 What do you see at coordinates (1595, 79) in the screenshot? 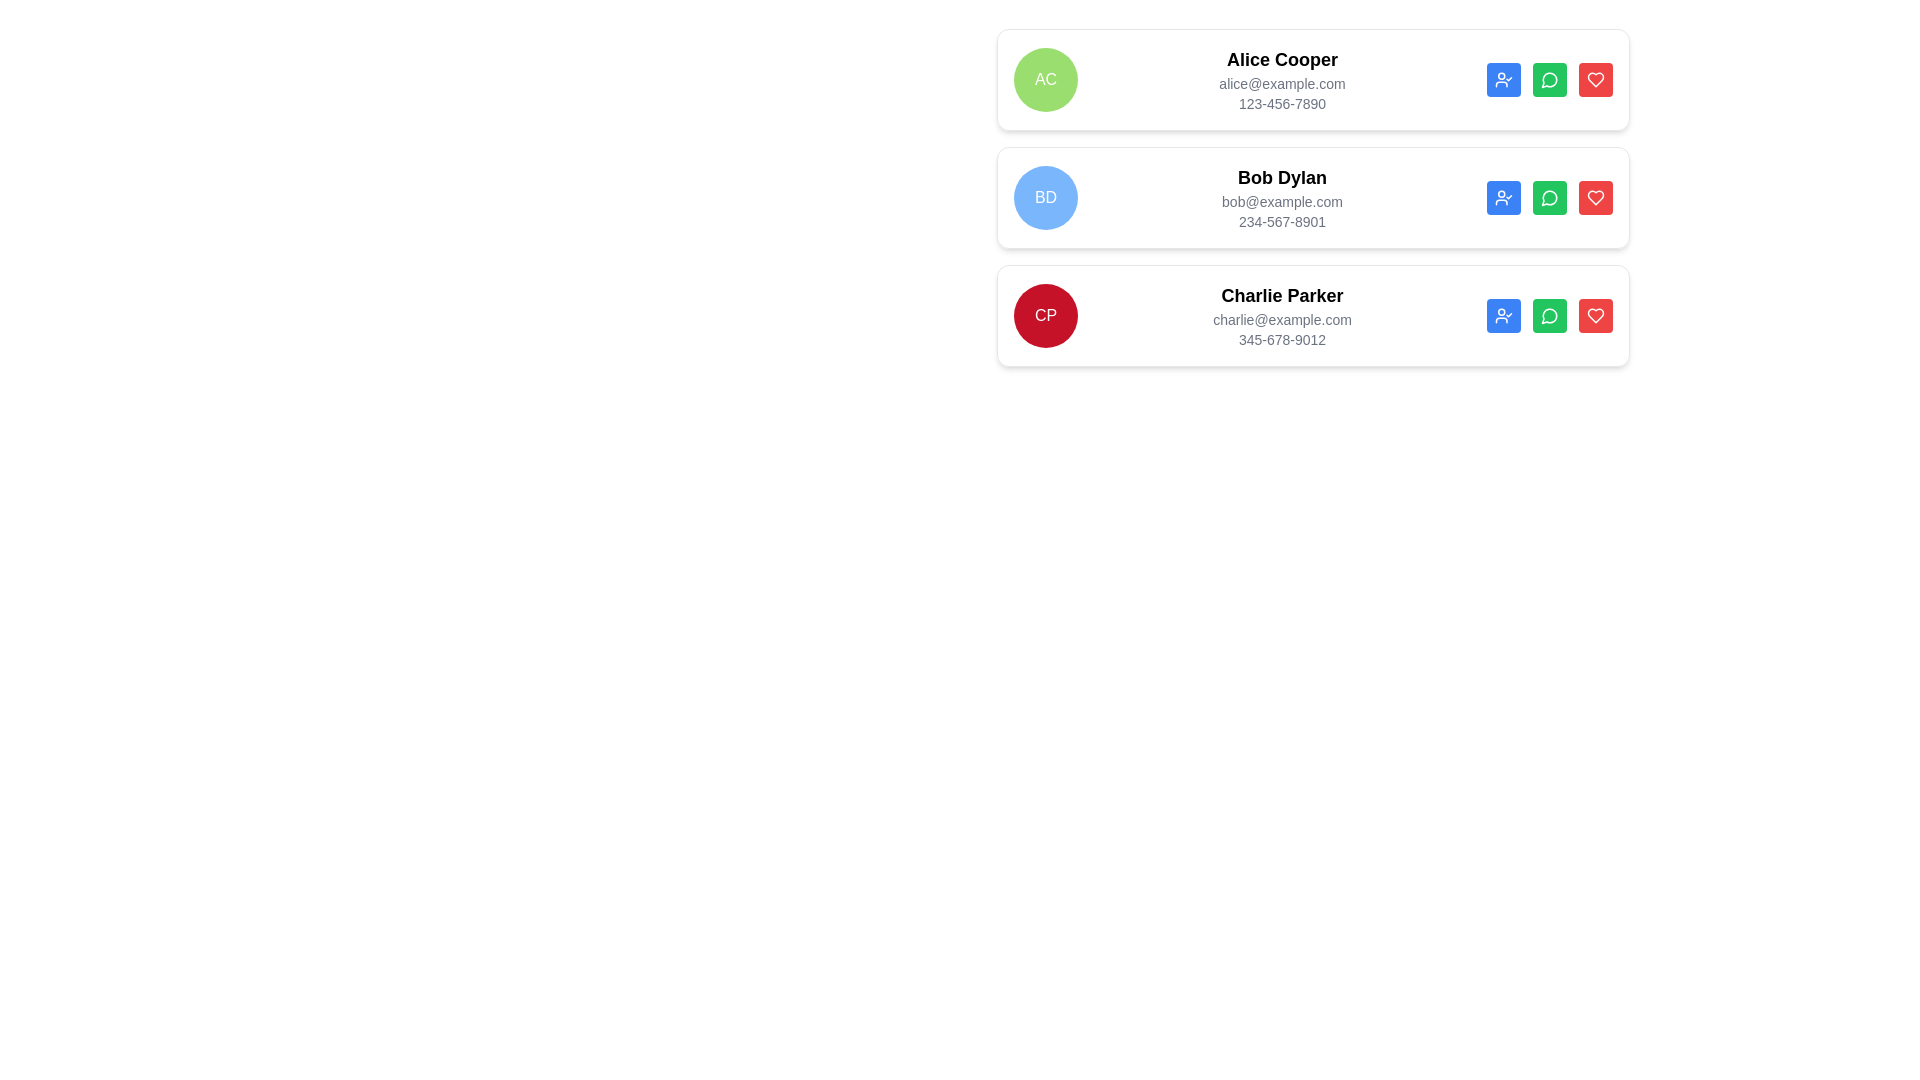
I see `the heart icon located within the rightmost button of the topmost user card` at bounding box center [1595, 79].